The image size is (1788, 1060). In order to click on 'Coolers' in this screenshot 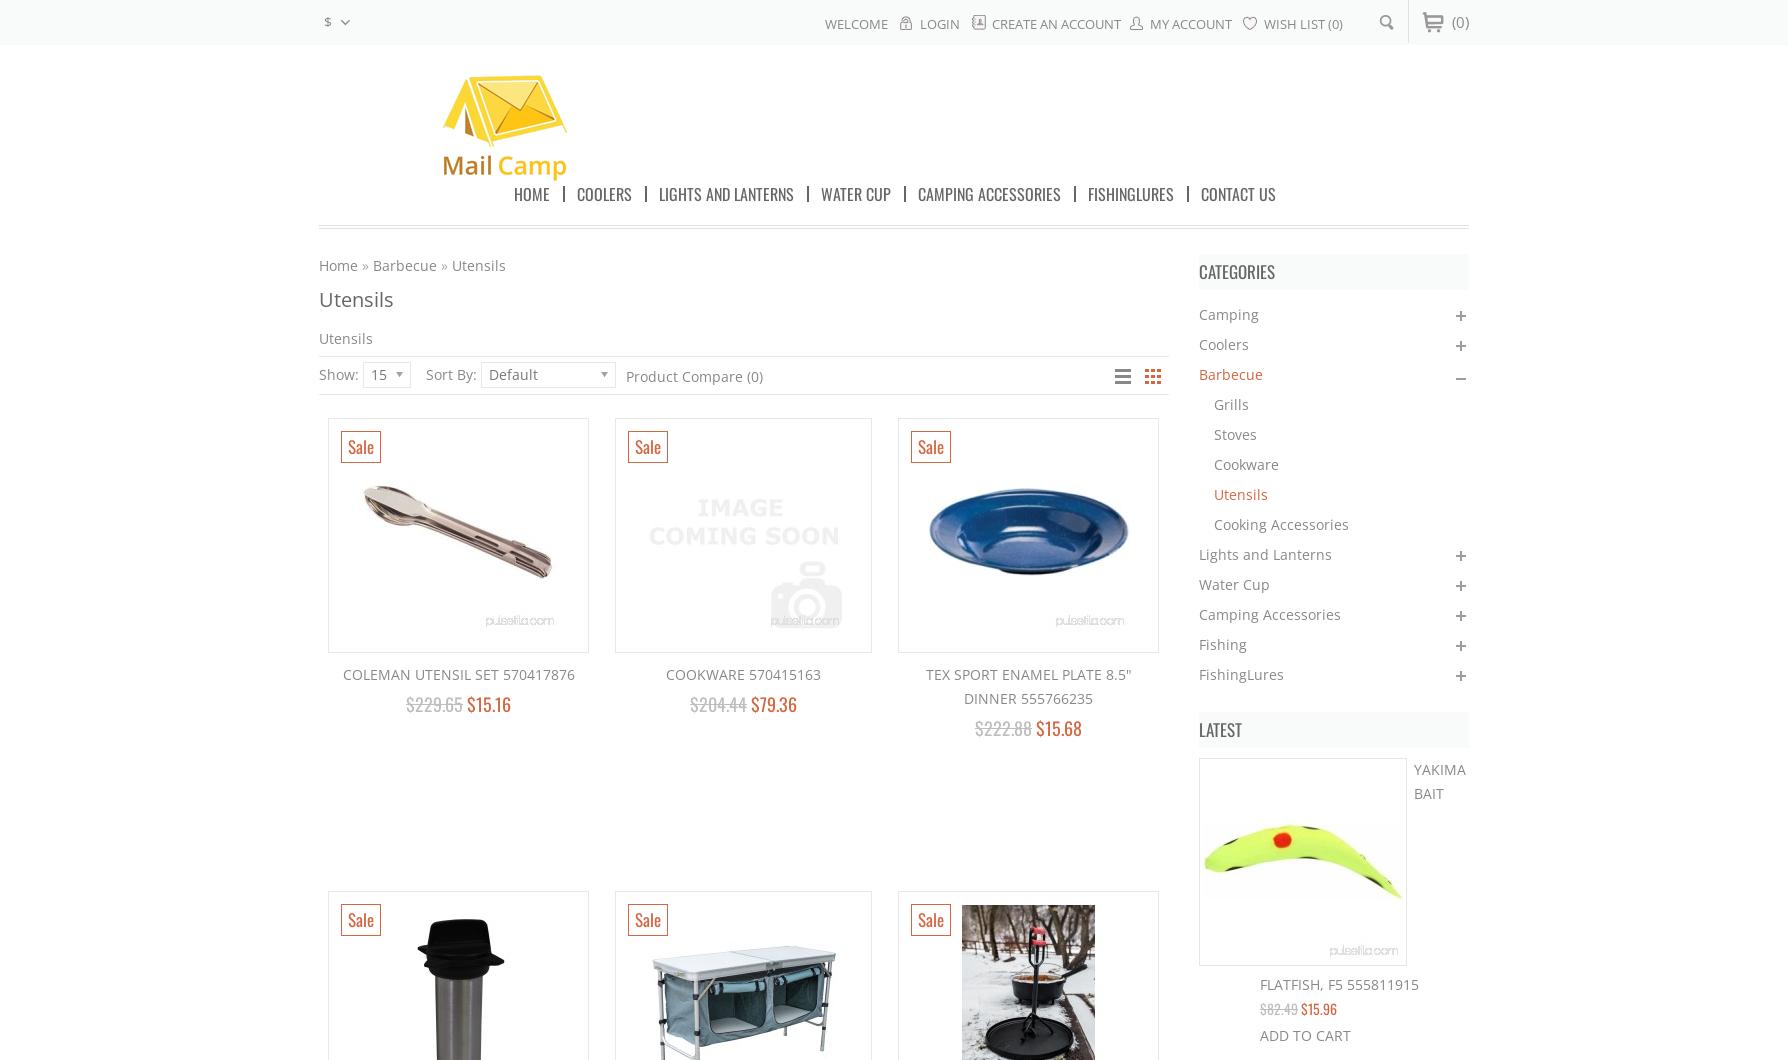, I will do `click(1223, 344)`.